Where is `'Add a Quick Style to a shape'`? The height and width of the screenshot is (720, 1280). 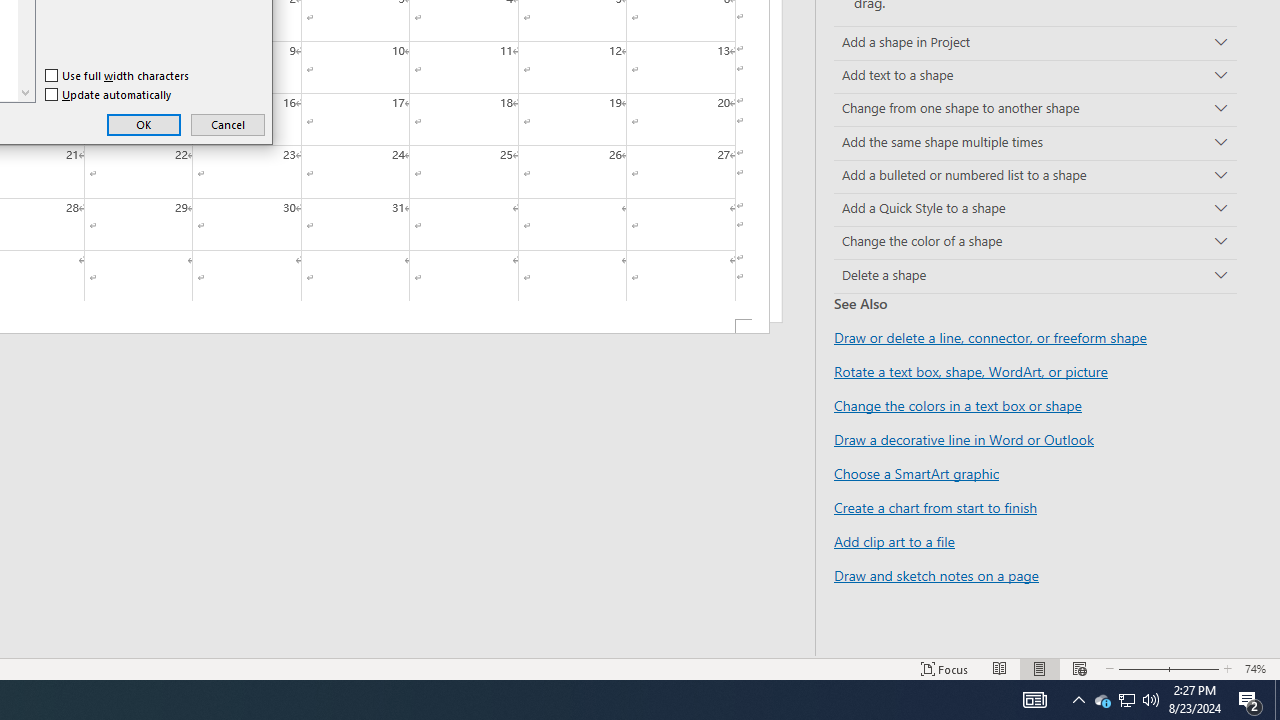
'Add a Quick Style to a shape' is located at coordinates (1035, 209).